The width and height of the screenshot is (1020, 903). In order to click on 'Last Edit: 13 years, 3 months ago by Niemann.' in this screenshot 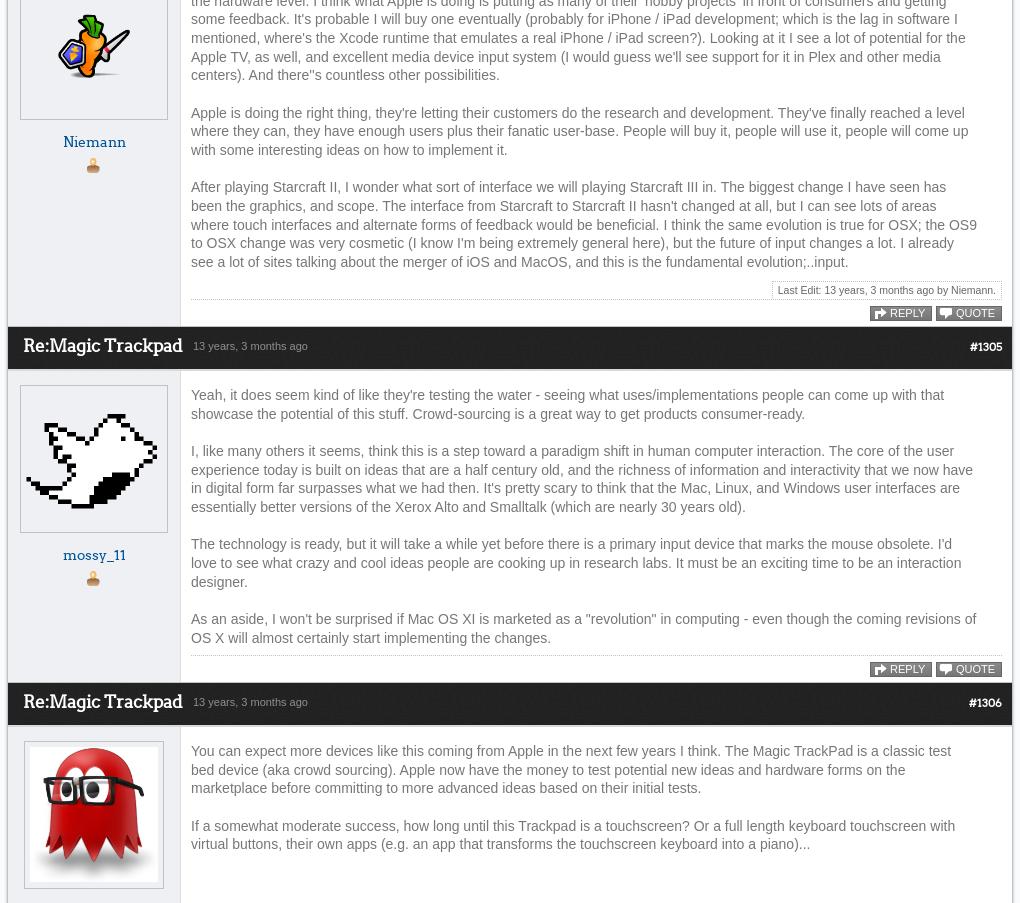, I will do `click(885, 287)`.